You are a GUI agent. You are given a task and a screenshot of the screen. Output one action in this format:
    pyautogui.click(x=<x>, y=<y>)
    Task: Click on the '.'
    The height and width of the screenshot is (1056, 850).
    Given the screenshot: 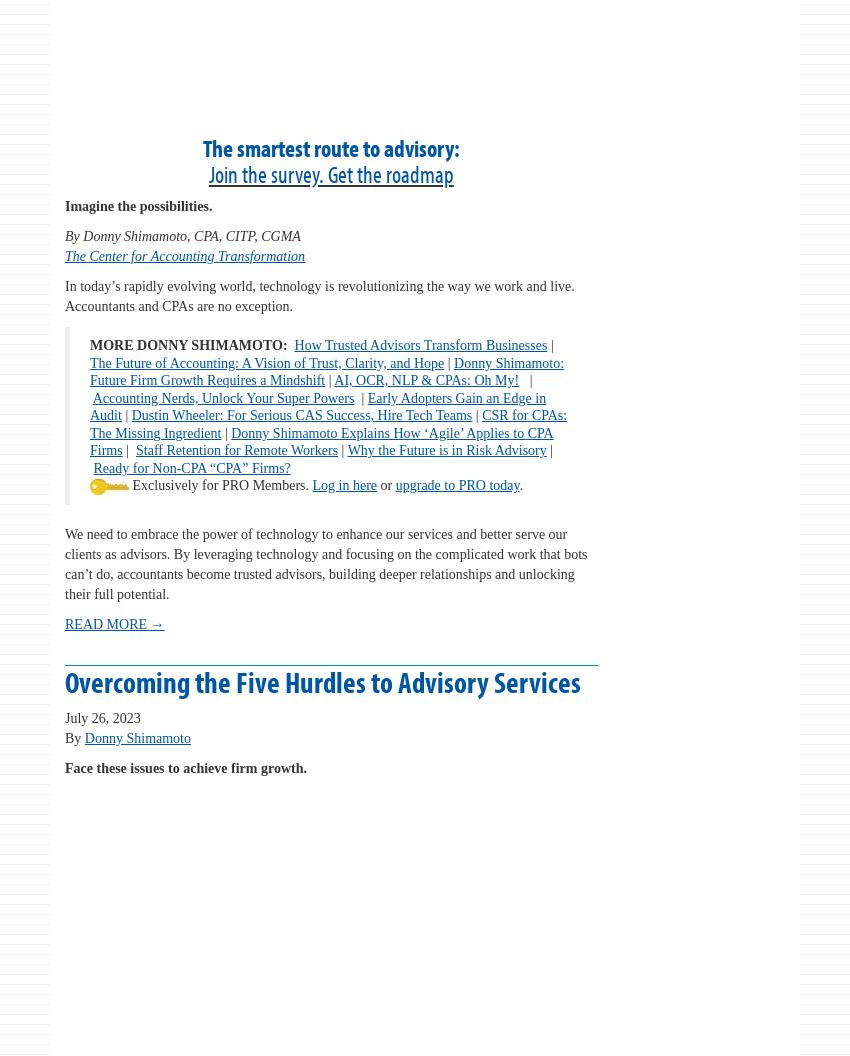 What is the action you would take?
    pyautogui.click(x=519, y=484)
    